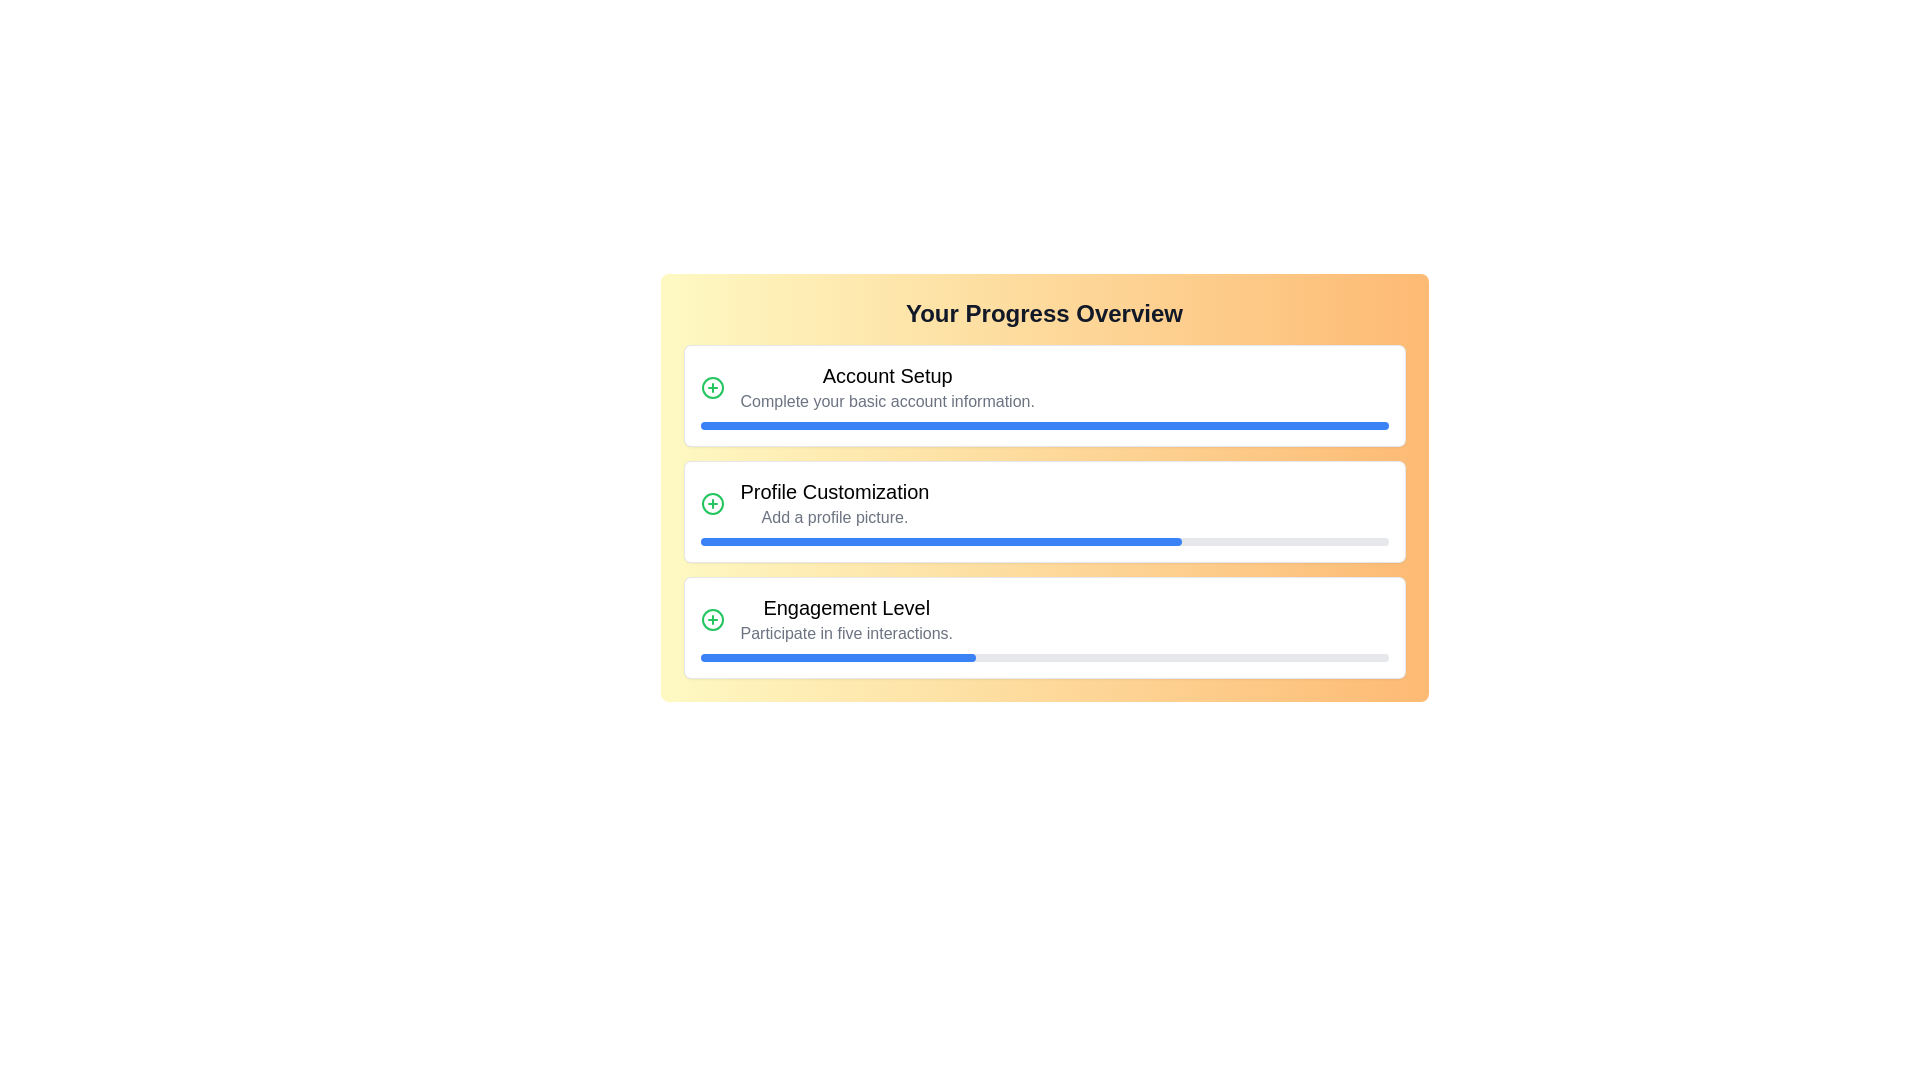 This screenshot has height=1080, width=1920. I want to click on the green circular icon with a centered cross, located to the left of the 'Account Setup' text in the 'Your Progress Overview' interface, to initiate an action, so click(712, 388).